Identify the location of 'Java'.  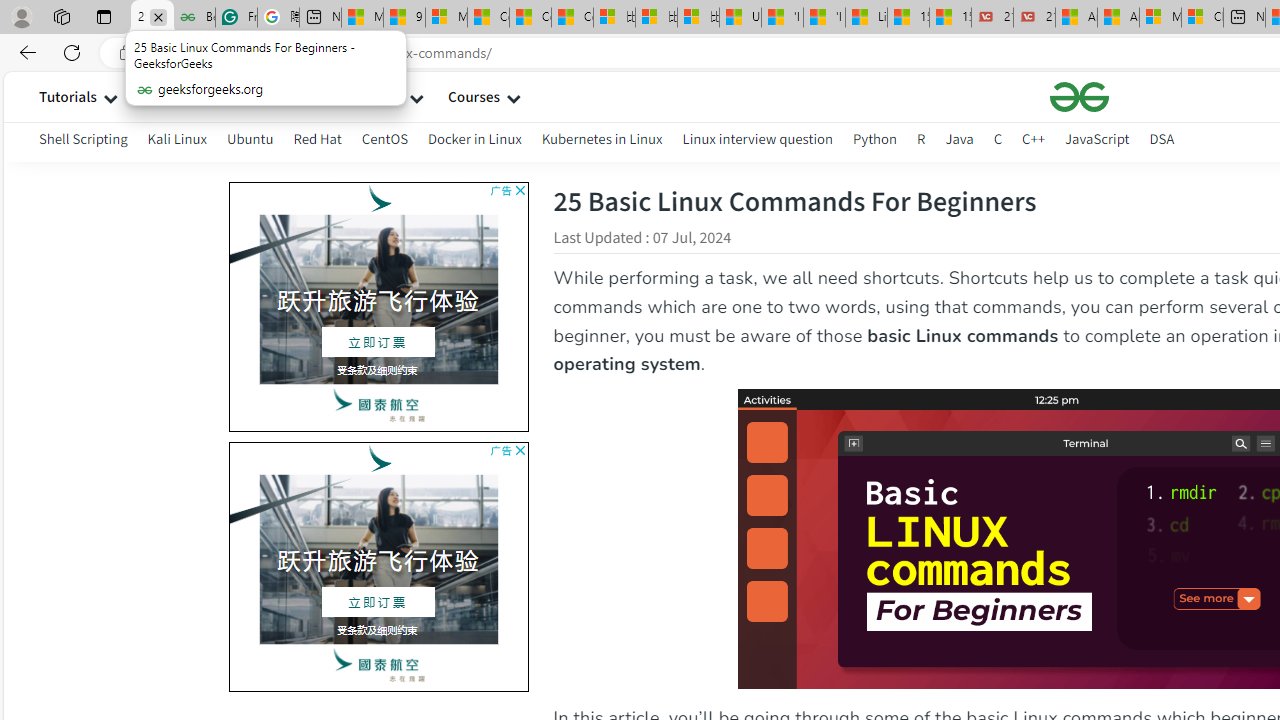
(958, 138).